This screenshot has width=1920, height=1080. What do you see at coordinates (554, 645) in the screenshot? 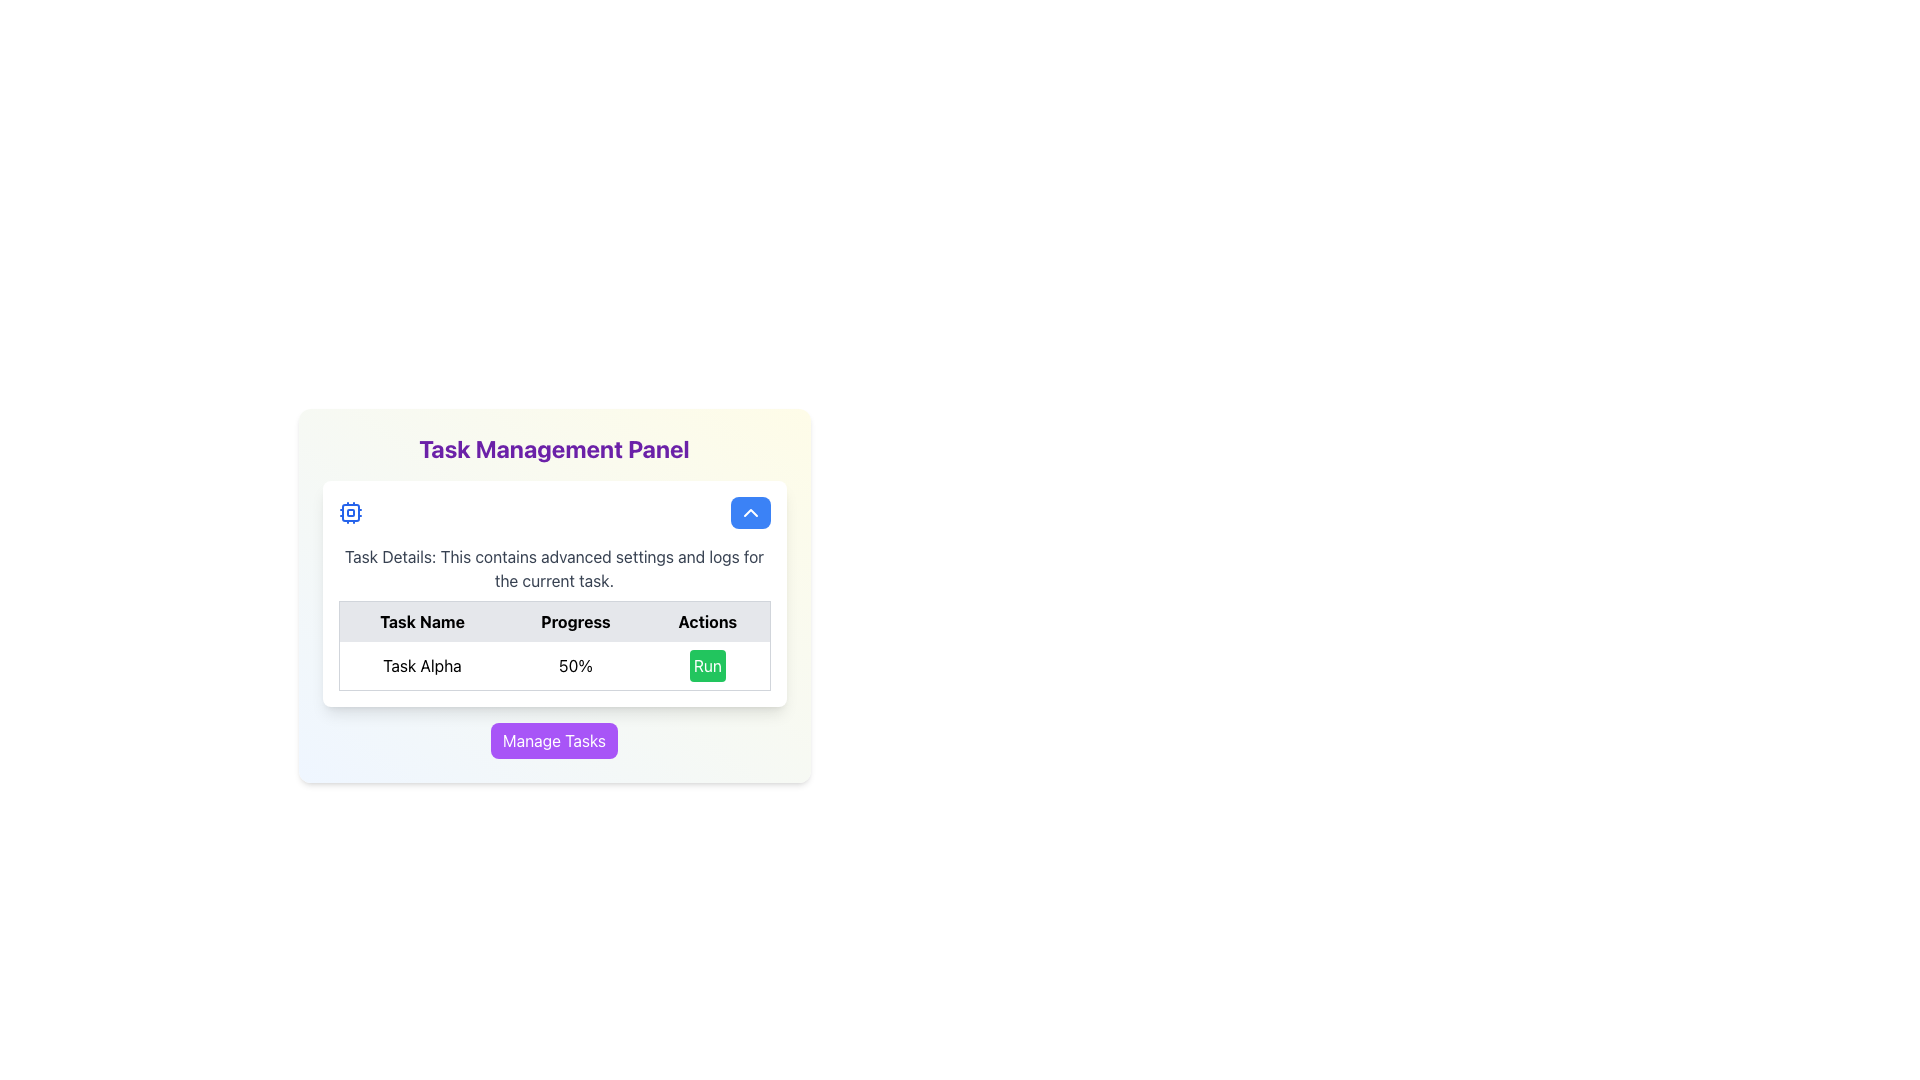
I see `displayed text in the table cell located in the middle column labeled 'Progress', which contains the text '50%'` at bounding box center [554, 645].